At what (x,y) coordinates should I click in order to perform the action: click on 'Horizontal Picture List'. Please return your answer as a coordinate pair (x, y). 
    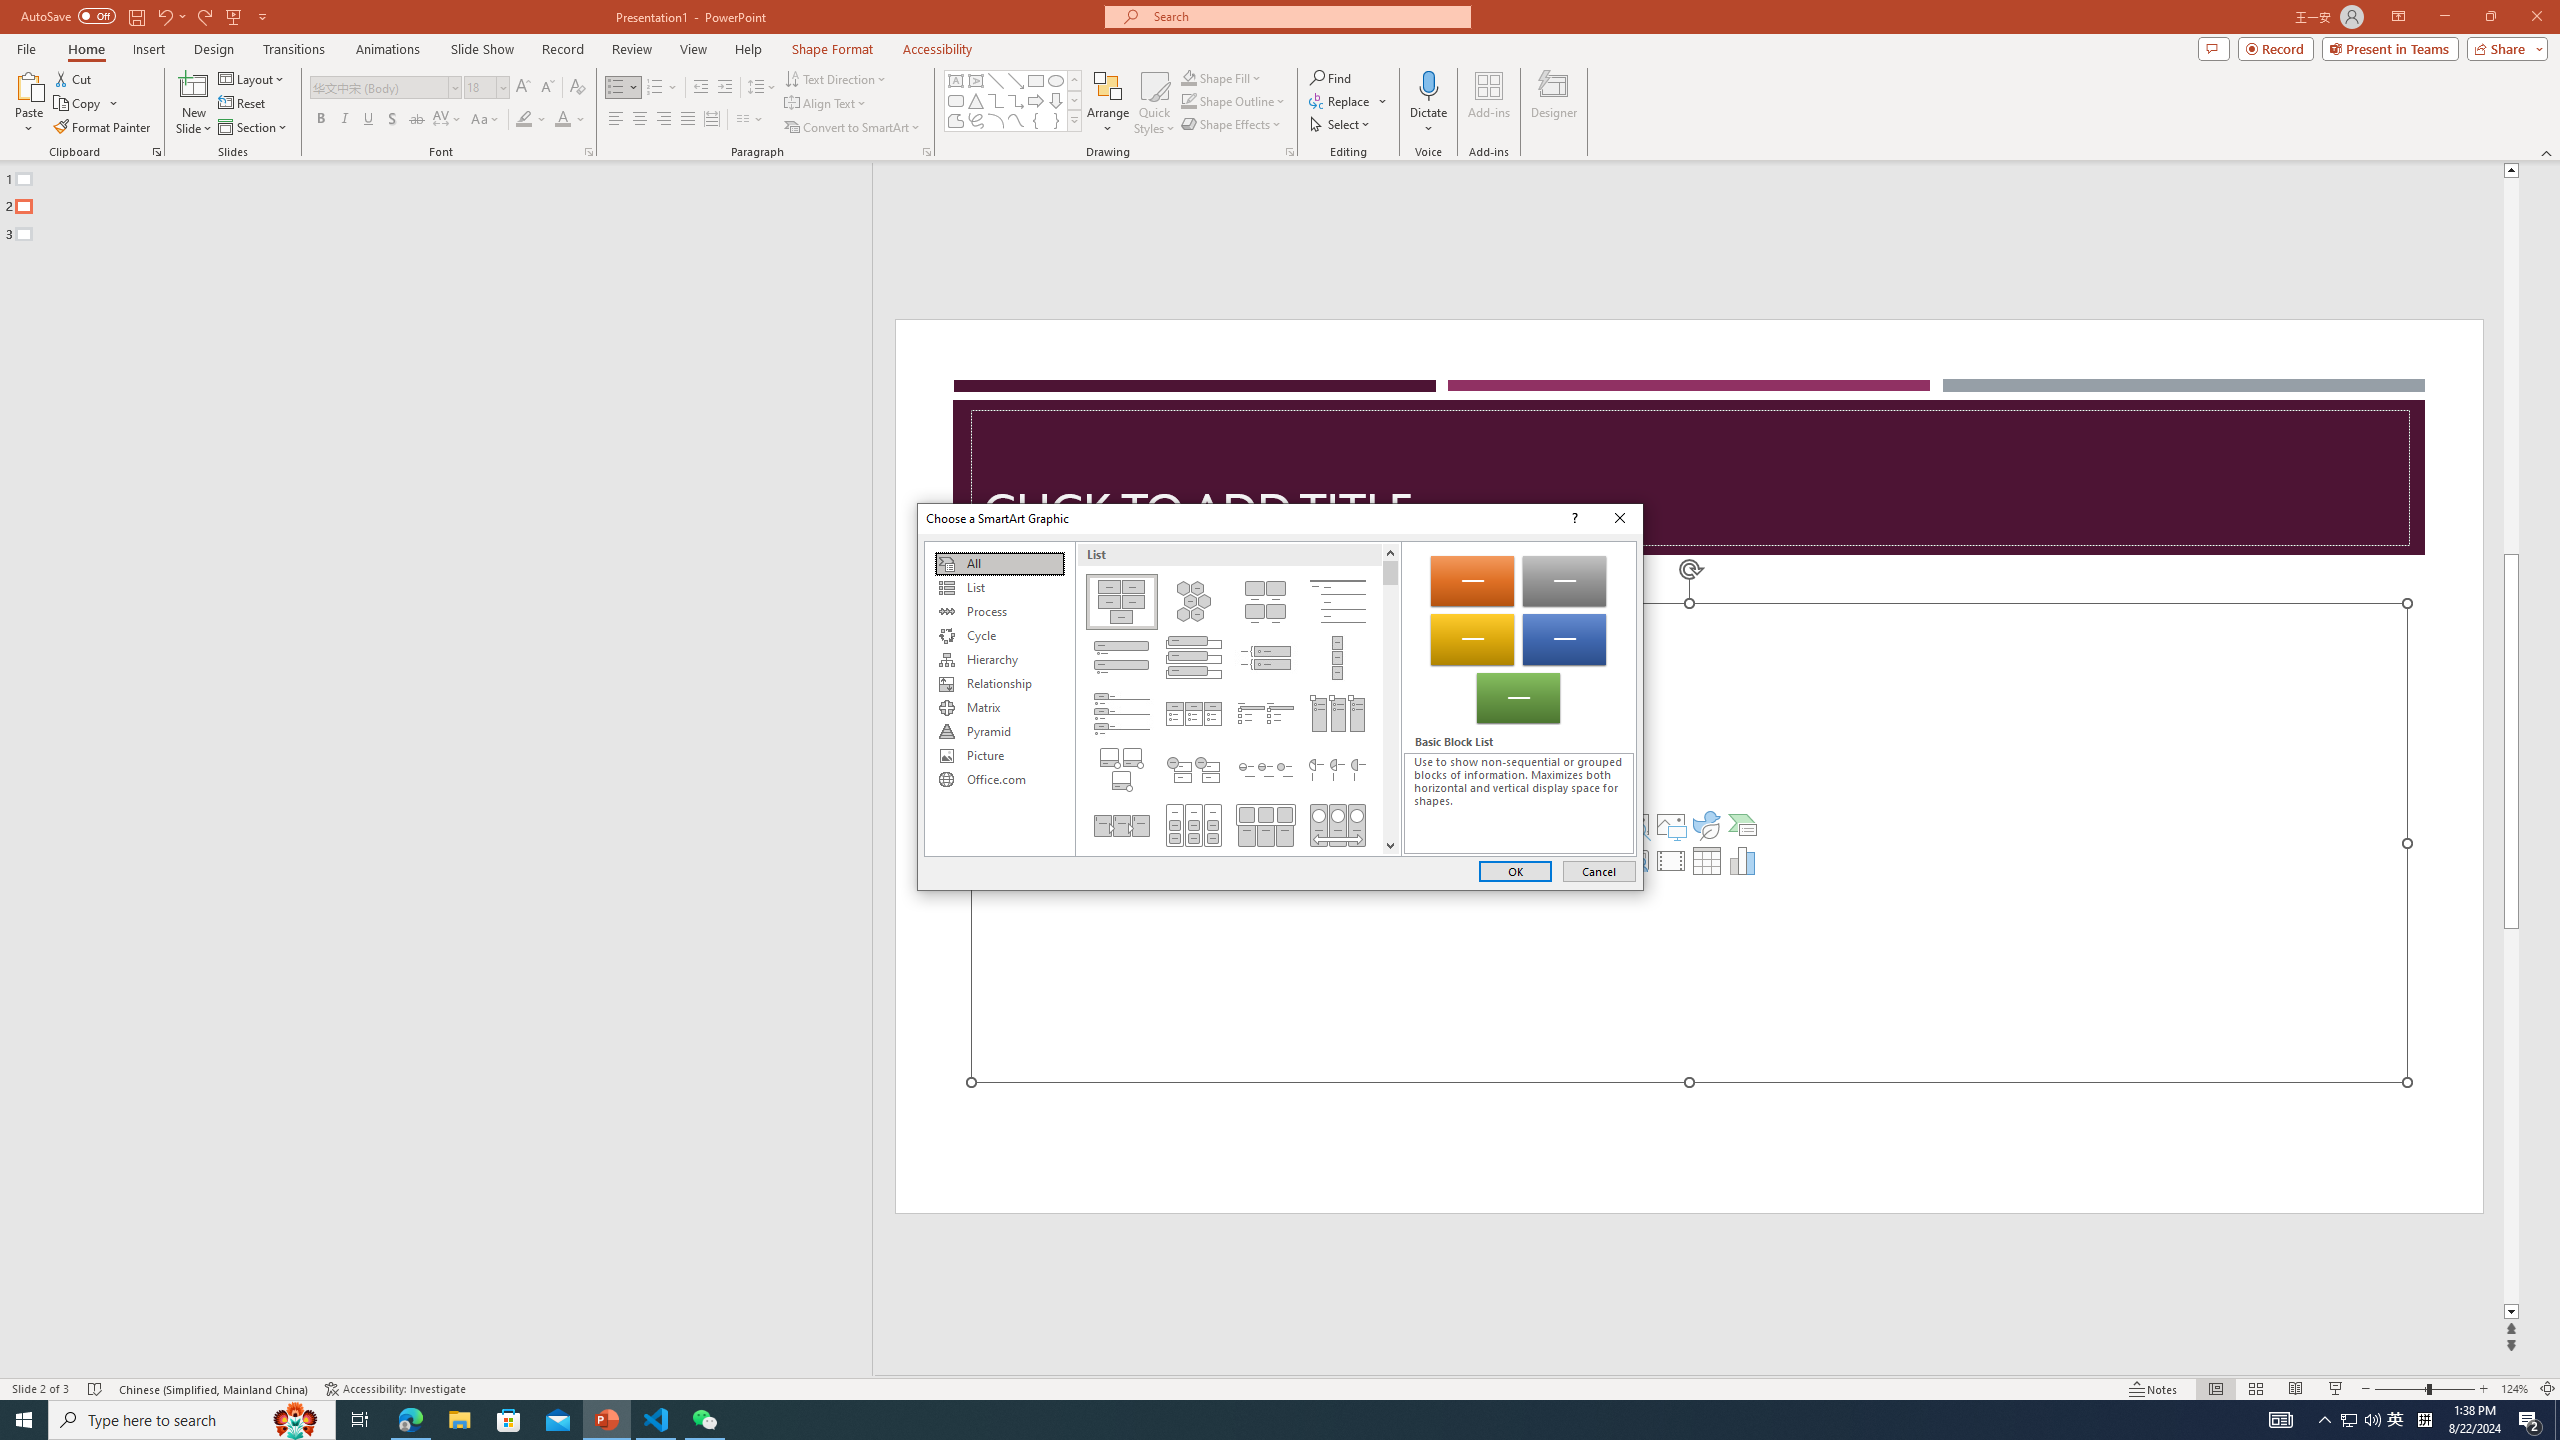
    Looking at the image, I should click on (1264, 824).